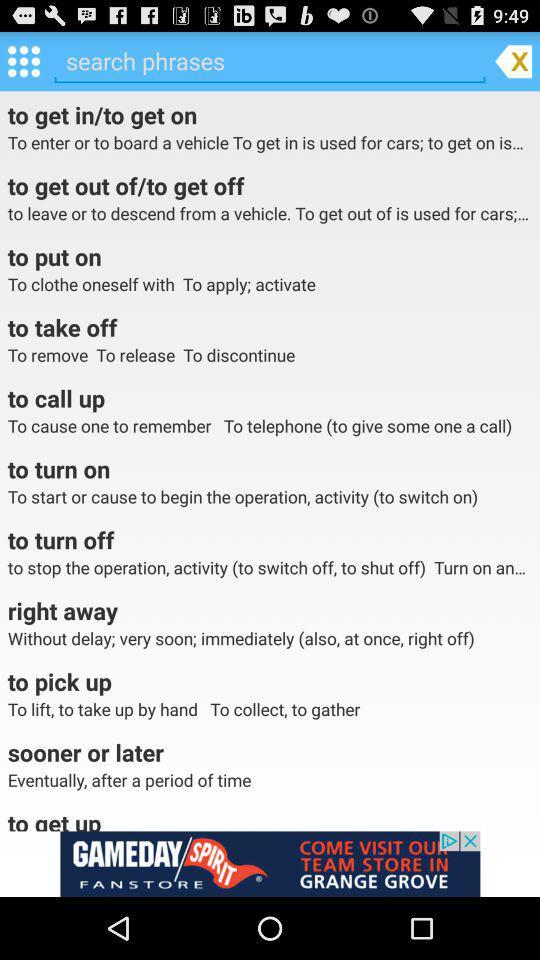 The image size is (540, 960). Describe the element at coordinates (22, 65) in the screenshot. I see `the dialpad icon` at that location.